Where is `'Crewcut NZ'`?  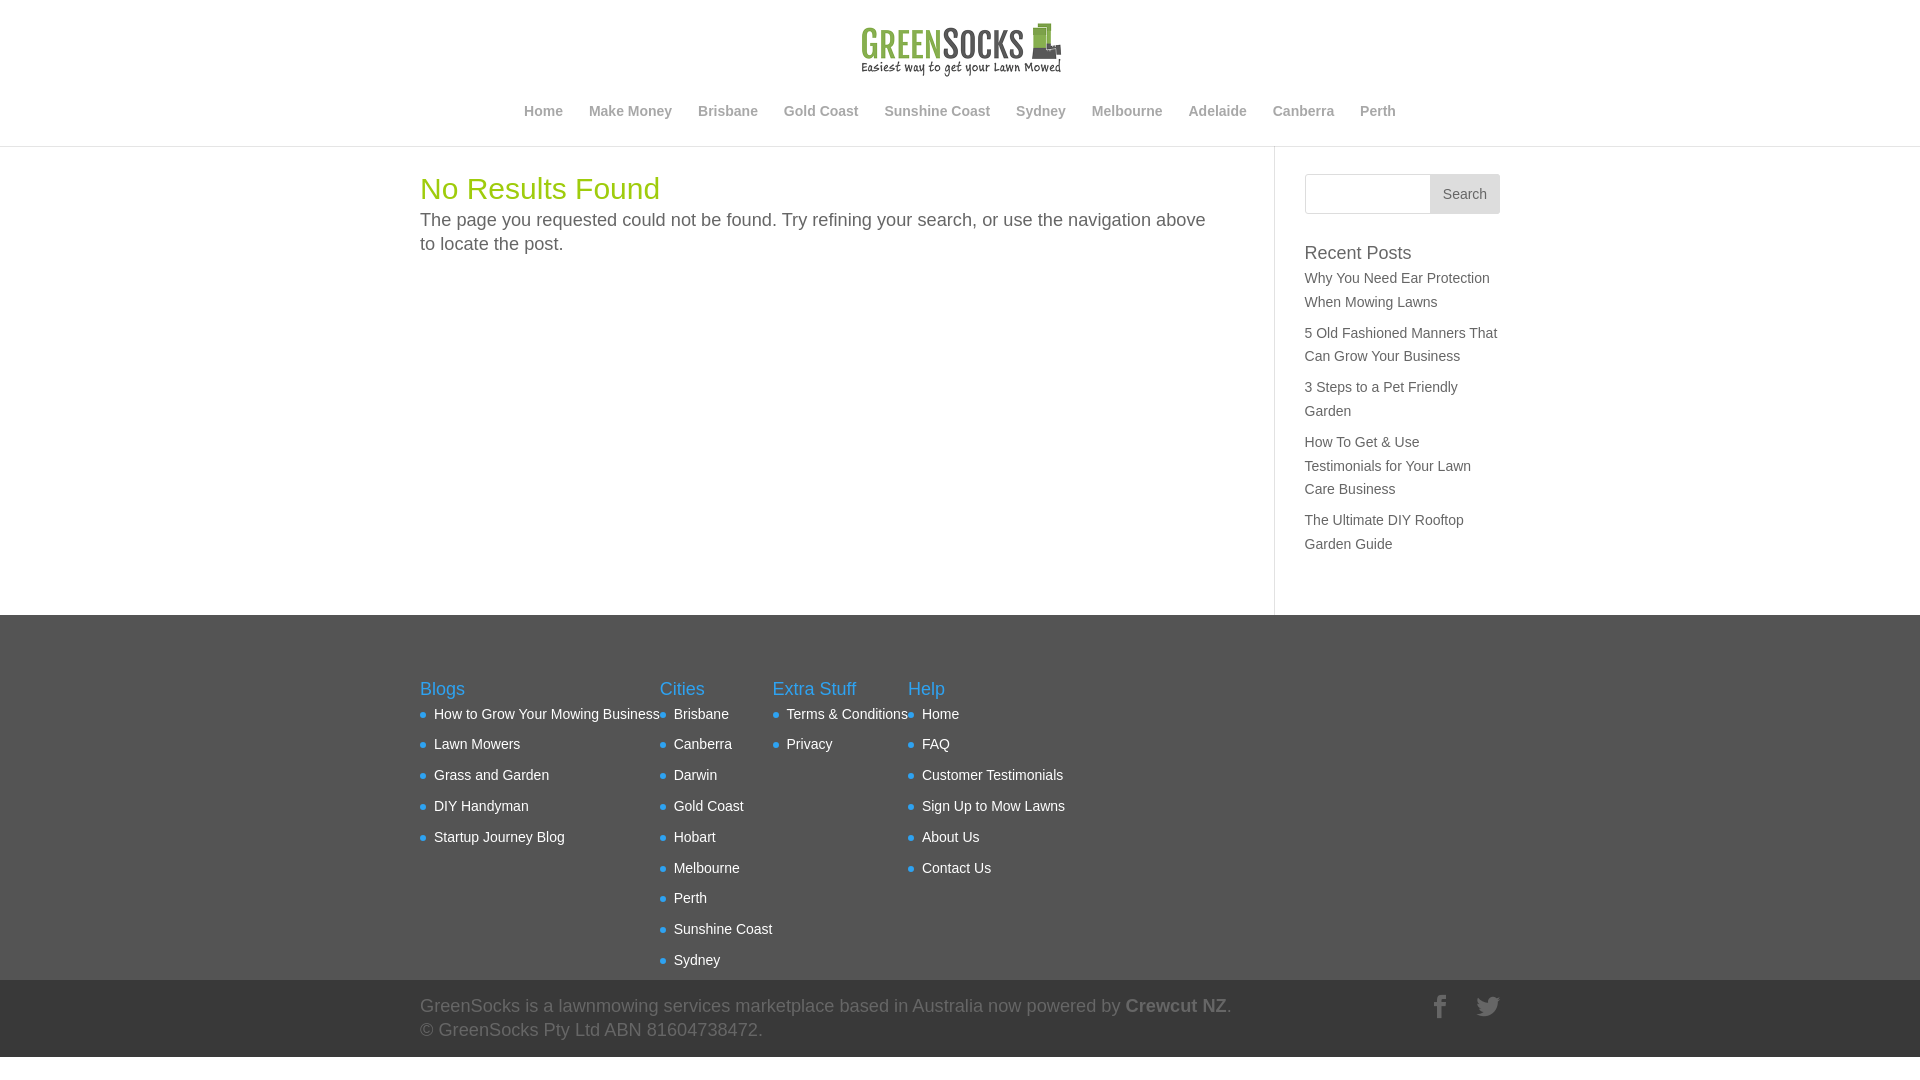
'Crewcut NZ' is located at coordinates (1126, 1006).